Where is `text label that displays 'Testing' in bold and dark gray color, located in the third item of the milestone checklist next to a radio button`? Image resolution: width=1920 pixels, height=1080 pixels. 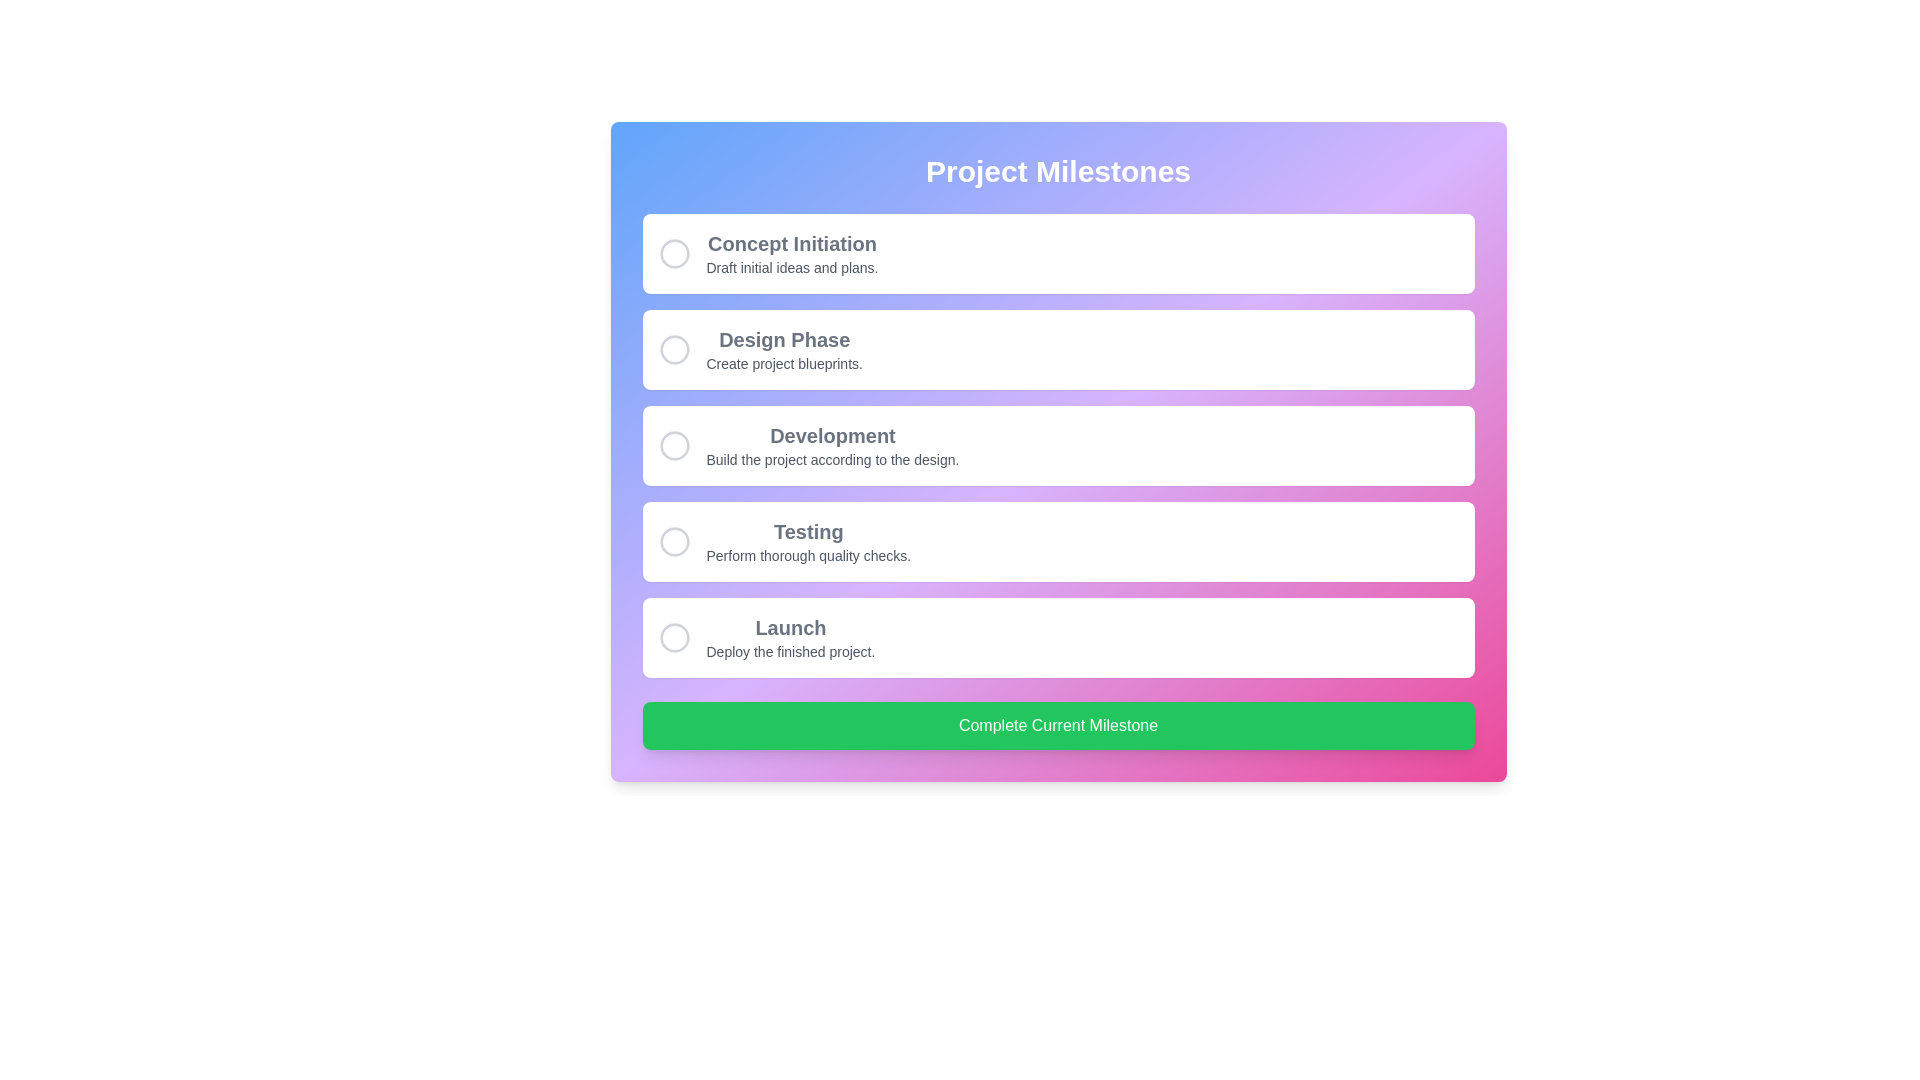 text label that displays 'Testing' in bold and dark gray color, located in the third item of the milestone checklist next to a radio button is located at coordinates (808, 531).